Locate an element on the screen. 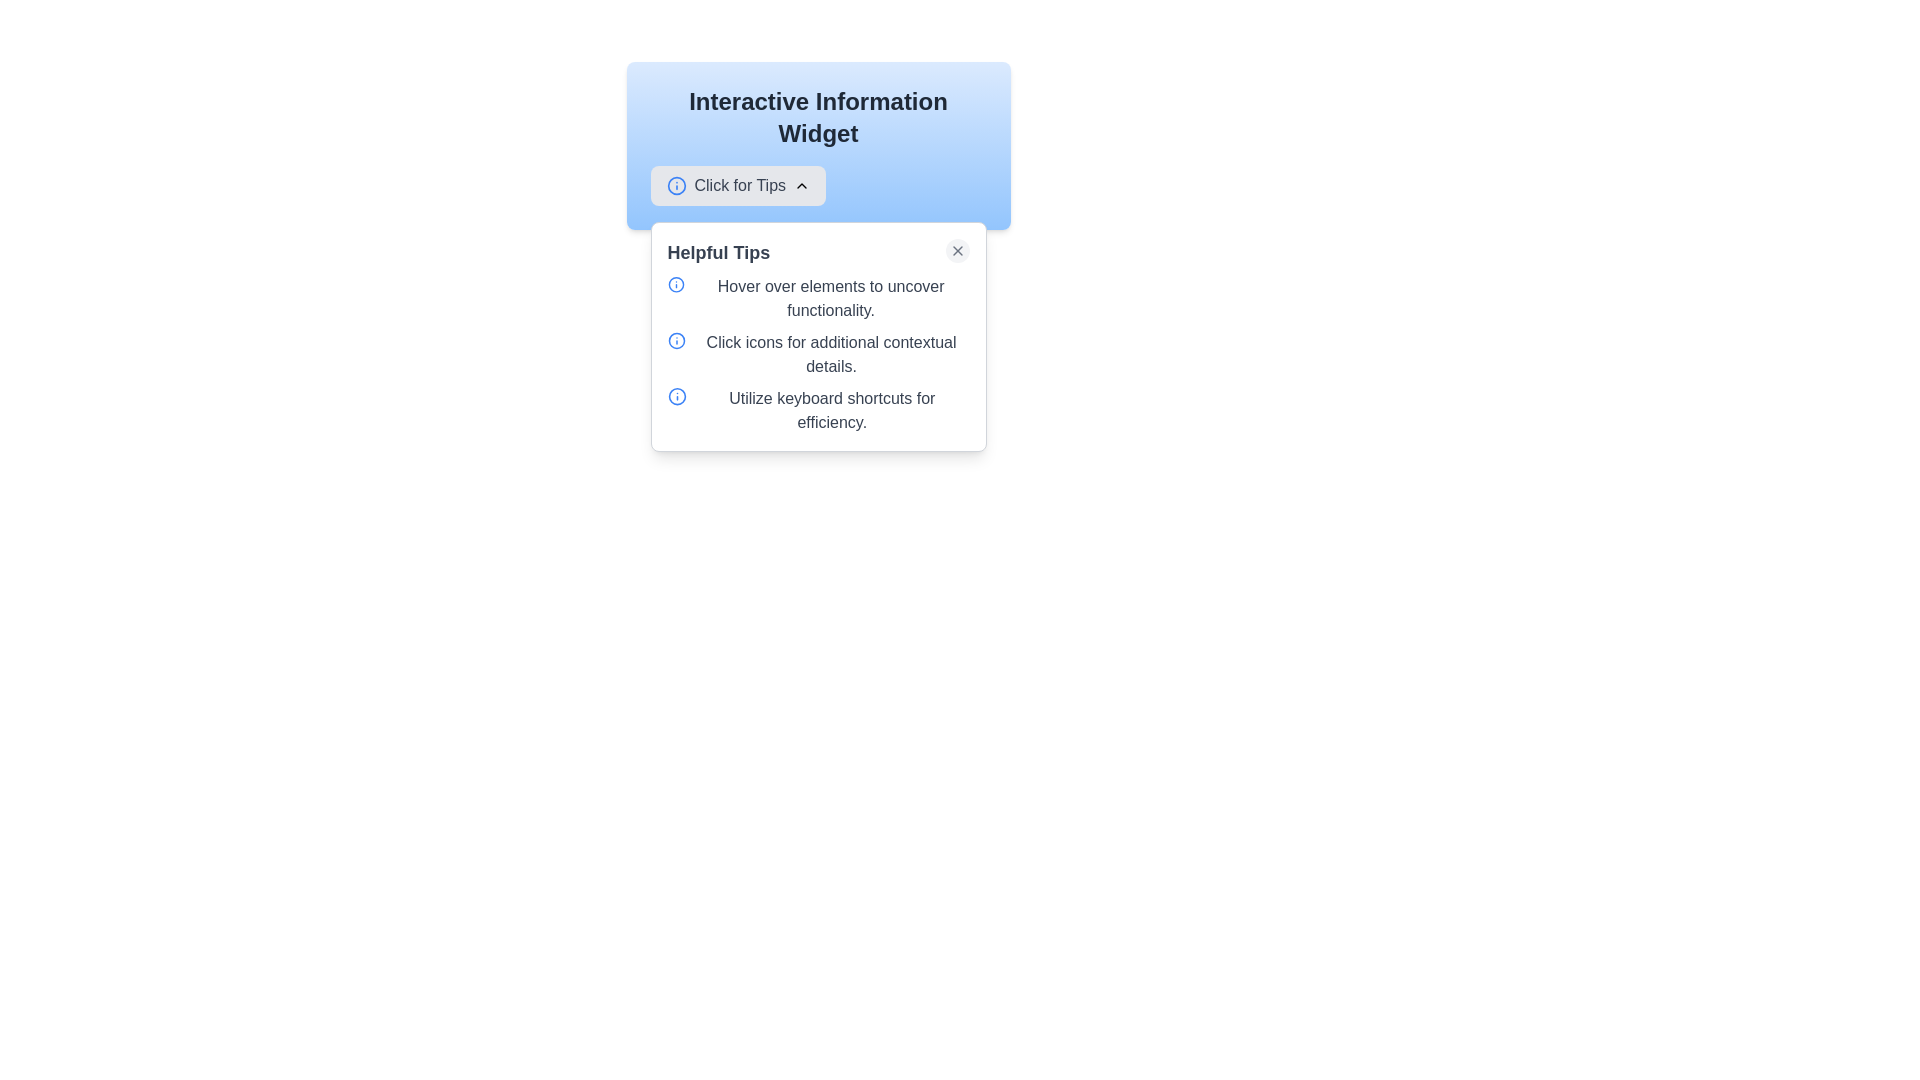  the central circular component of the icon located in the upper section of the 'Helpful Tips' card interface, near the title 'Click for Tips' is located at coordinates (676, 185).